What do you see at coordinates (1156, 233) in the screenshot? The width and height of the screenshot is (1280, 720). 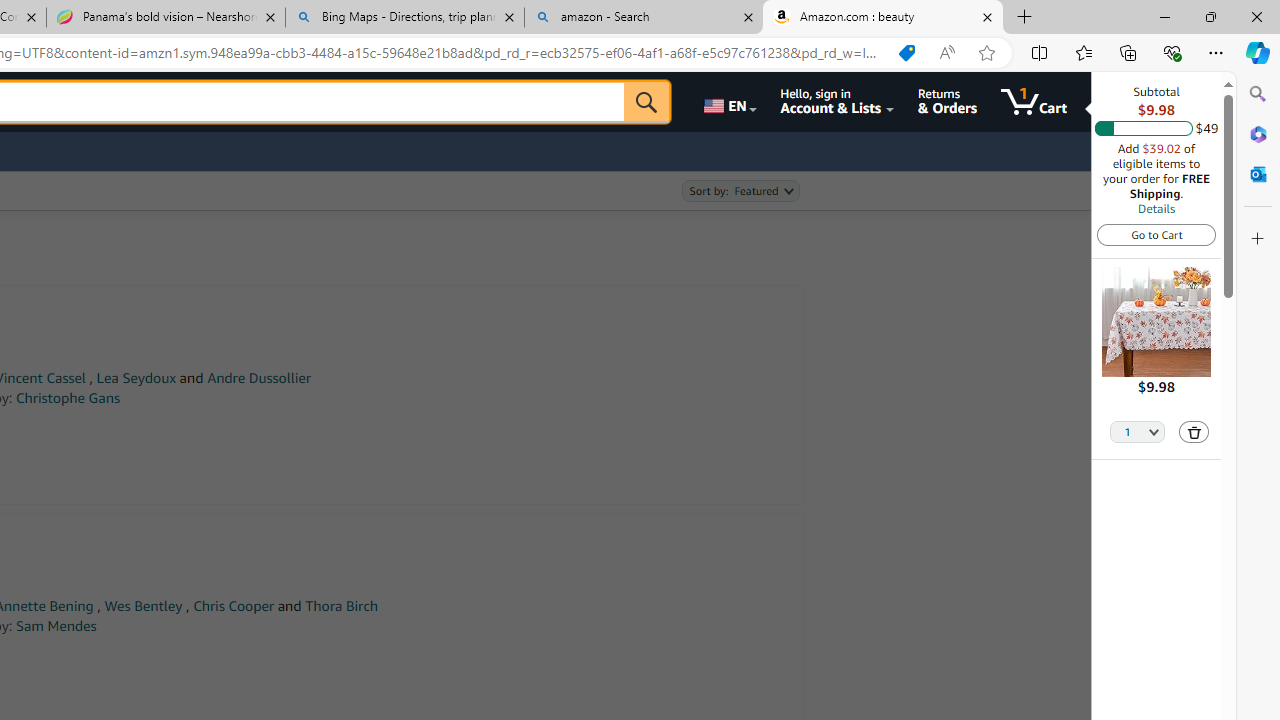 I see `'Go to Cart'` at bounding box center [1156, 233].